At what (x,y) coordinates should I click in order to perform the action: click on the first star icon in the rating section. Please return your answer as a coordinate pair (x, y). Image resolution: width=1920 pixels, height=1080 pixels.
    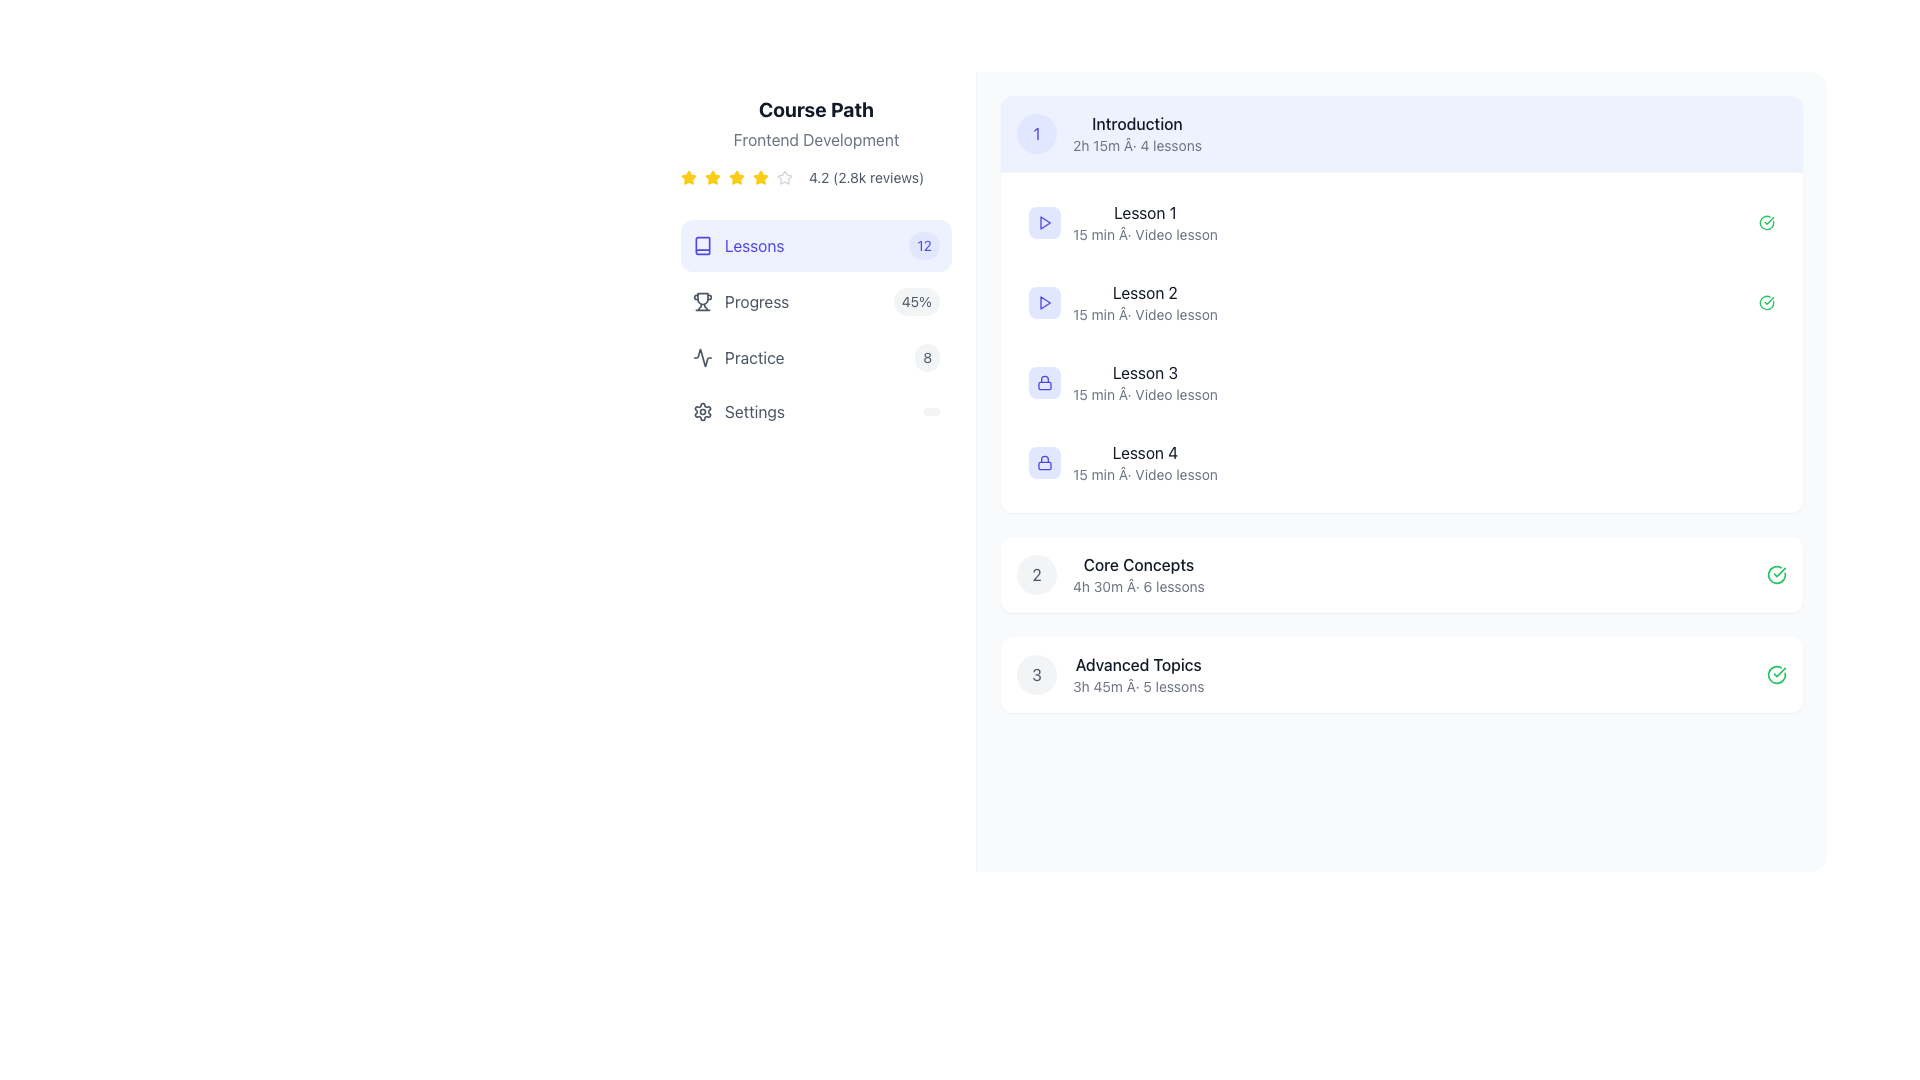
    Looking at the image, I should click on (689, 176).